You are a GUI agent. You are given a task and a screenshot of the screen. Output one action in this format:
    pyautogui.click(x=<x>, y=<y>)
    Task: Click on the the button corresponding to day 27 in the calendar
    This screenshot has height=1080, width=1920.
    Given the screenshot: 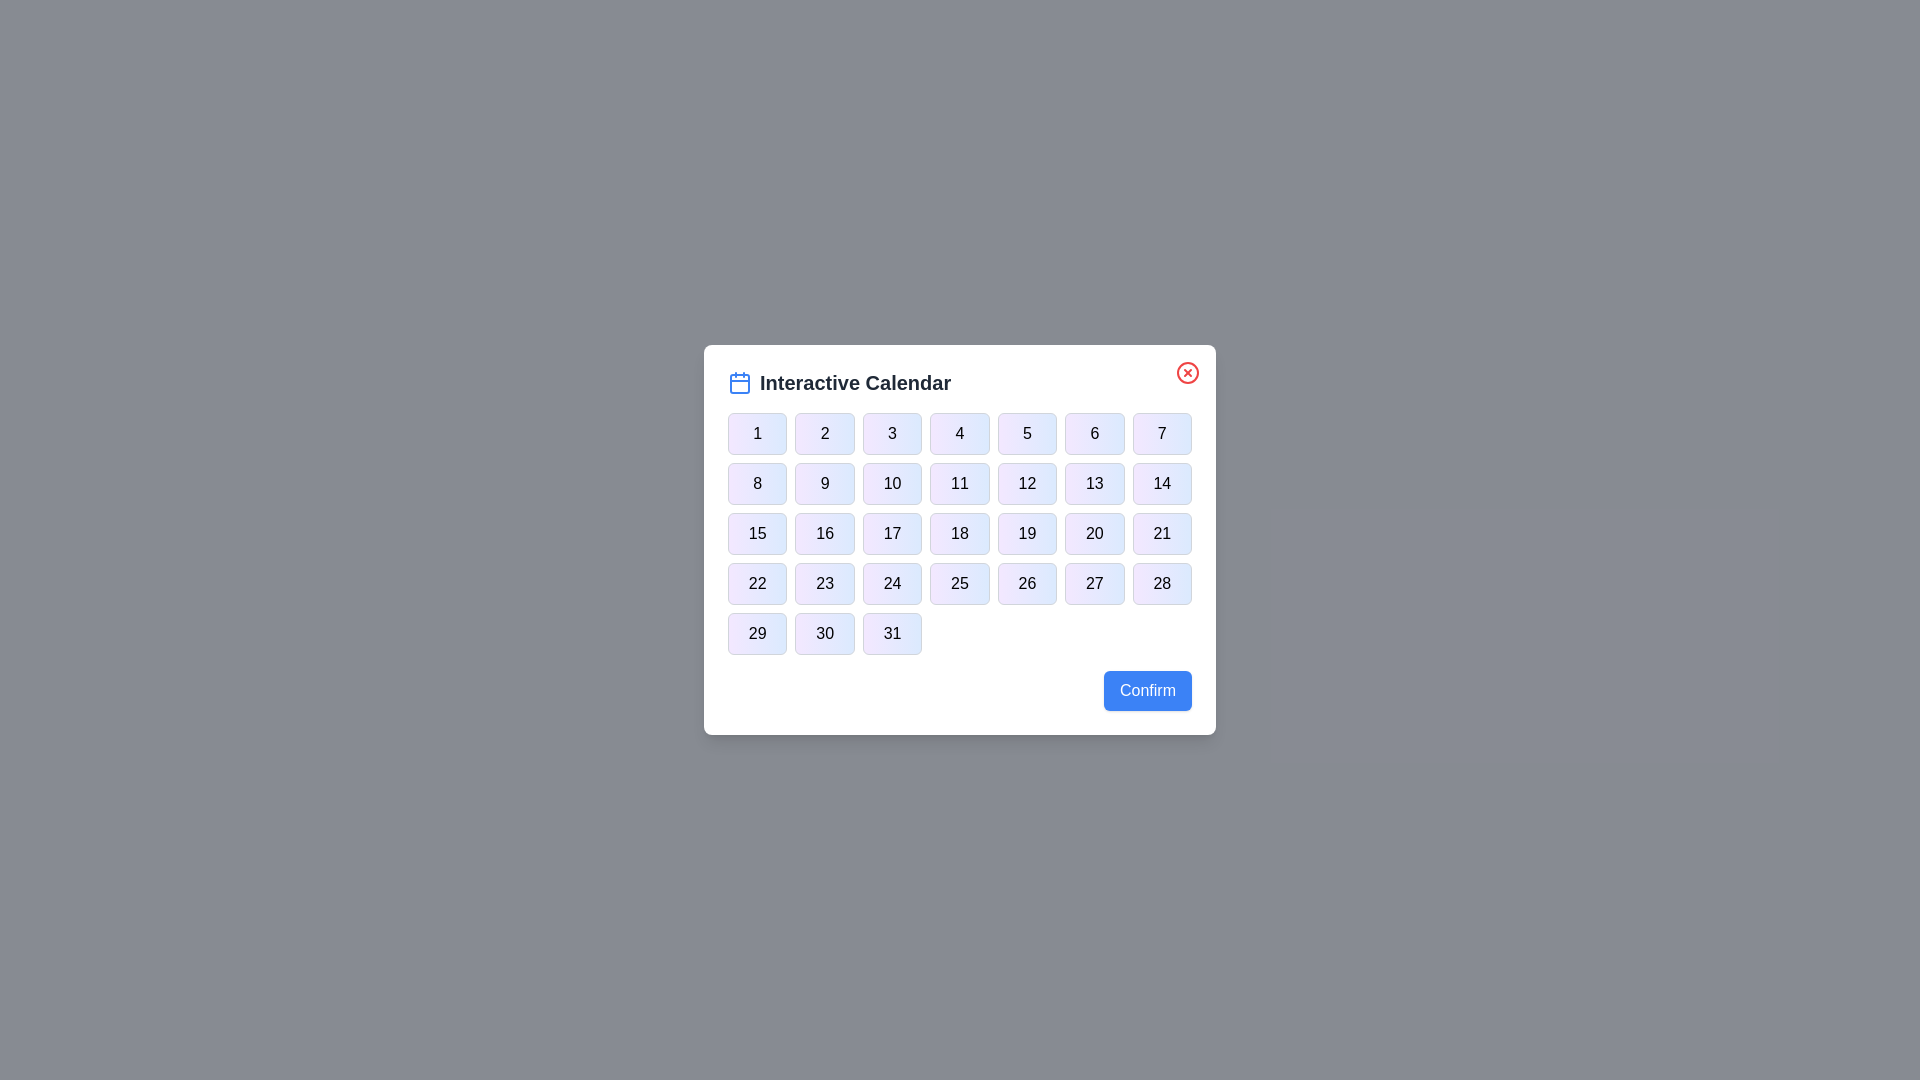 What is the action you would take?
    pyautogui.click(x=1093, y=583)
    